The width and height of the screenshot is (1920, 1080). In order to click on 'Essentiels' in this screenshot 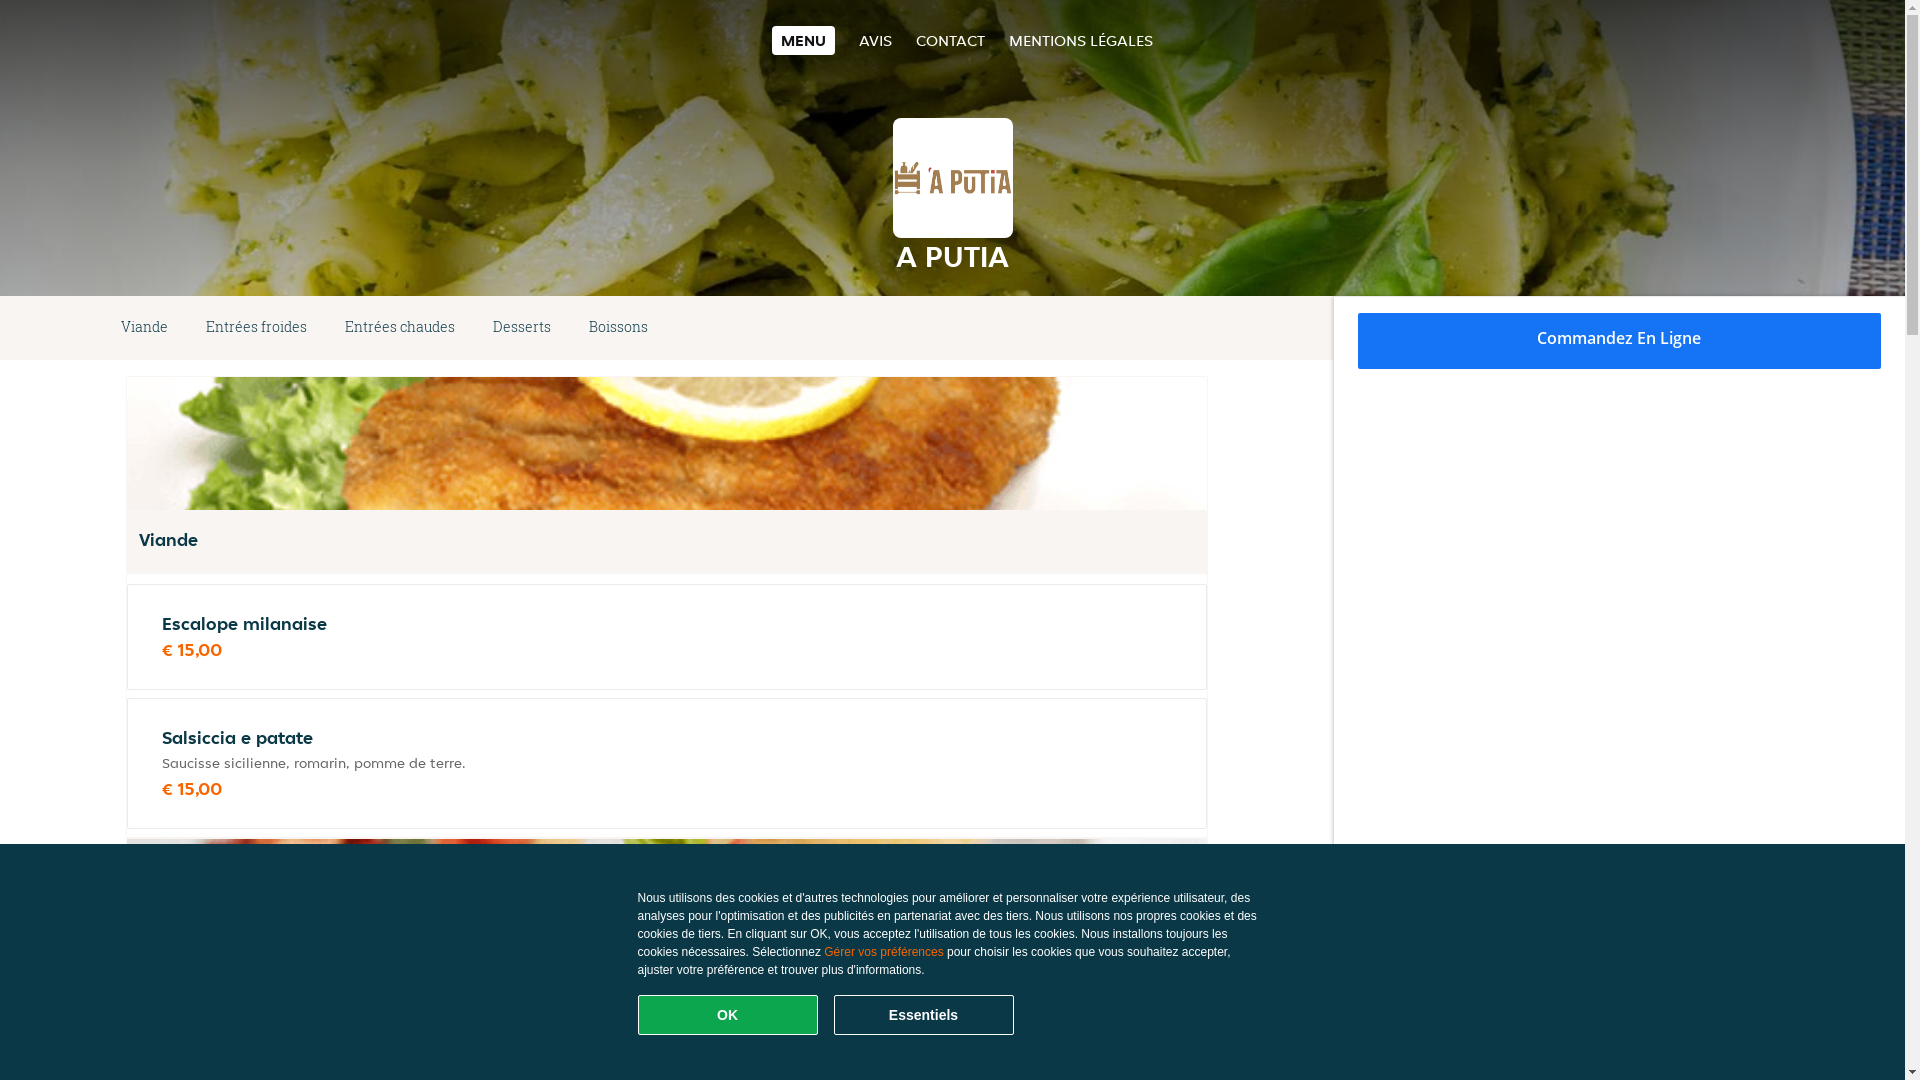, I will do `click(922, 1014)`.